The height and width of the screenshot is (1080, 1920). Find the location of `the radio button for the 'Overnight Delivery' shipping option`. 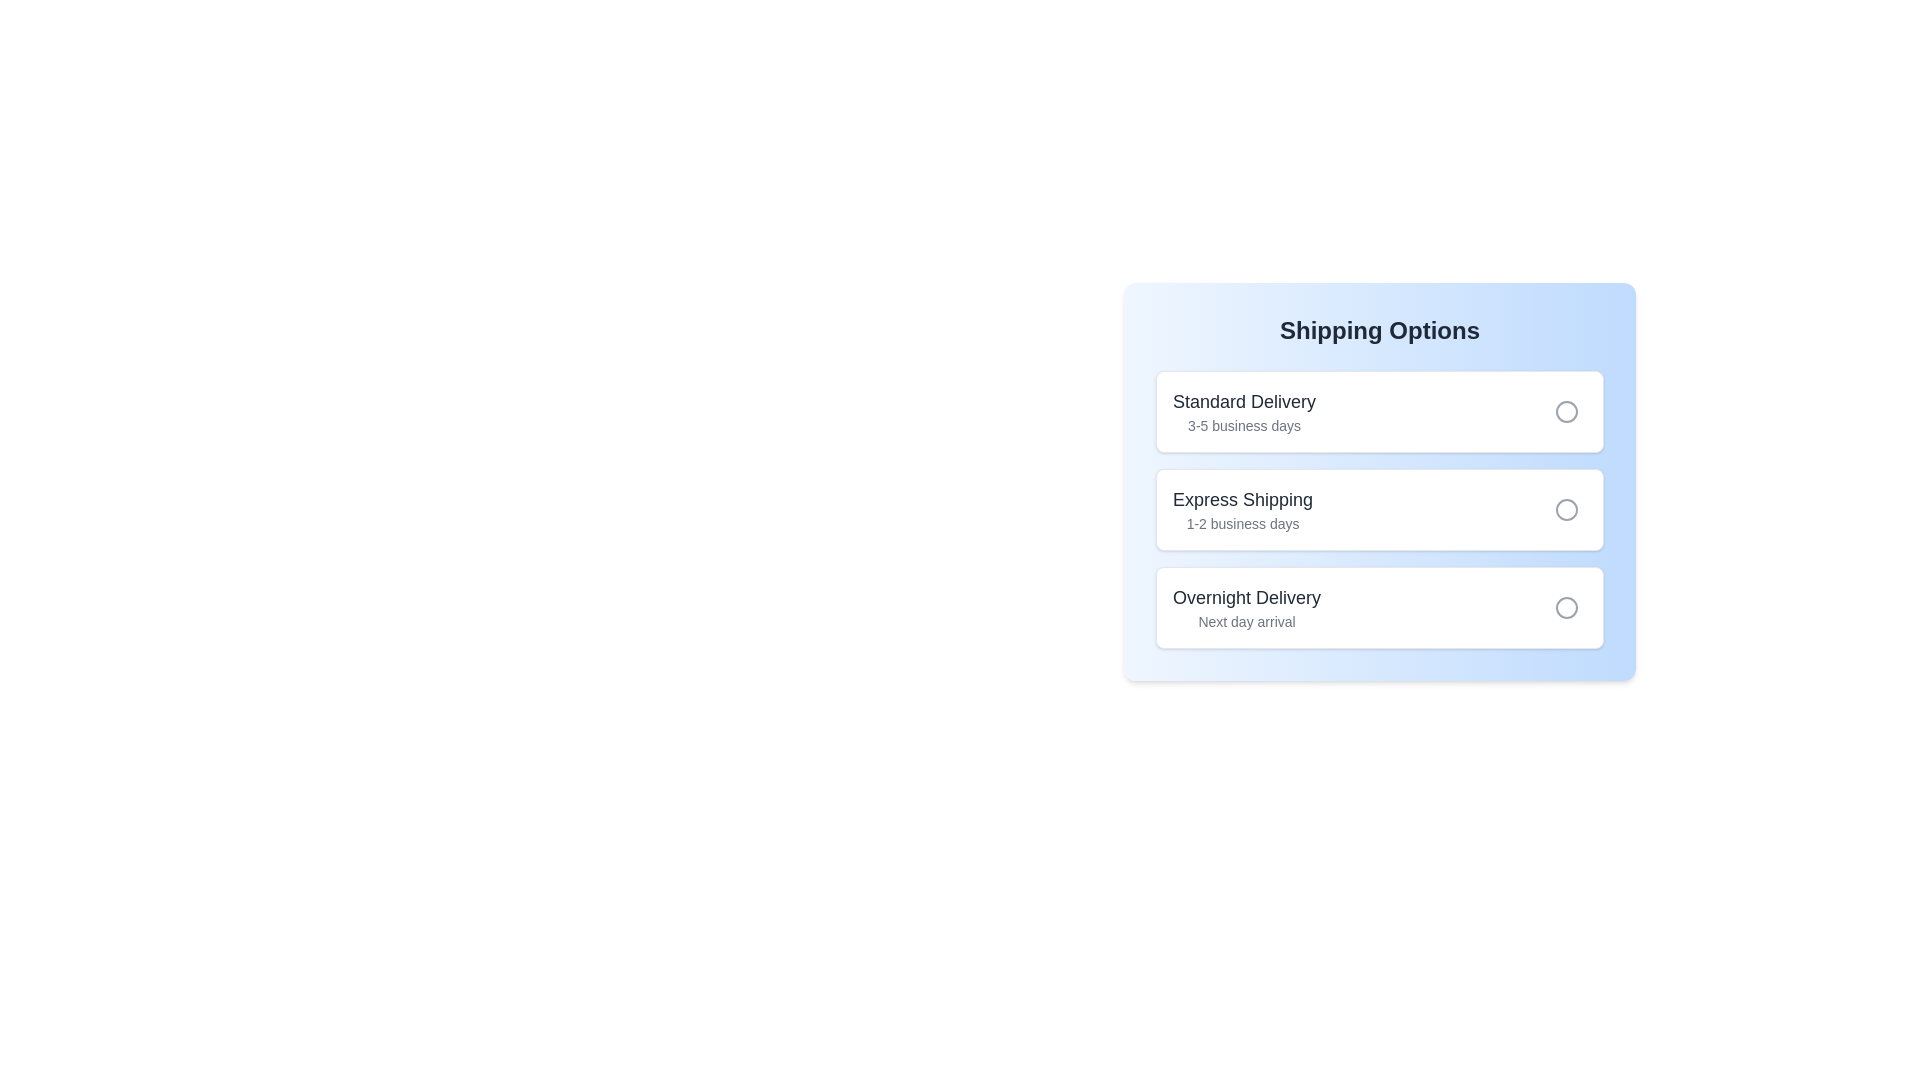

the radio button for the 'Overnight Delivery' shipping option is located at coordinates (1565, 607).